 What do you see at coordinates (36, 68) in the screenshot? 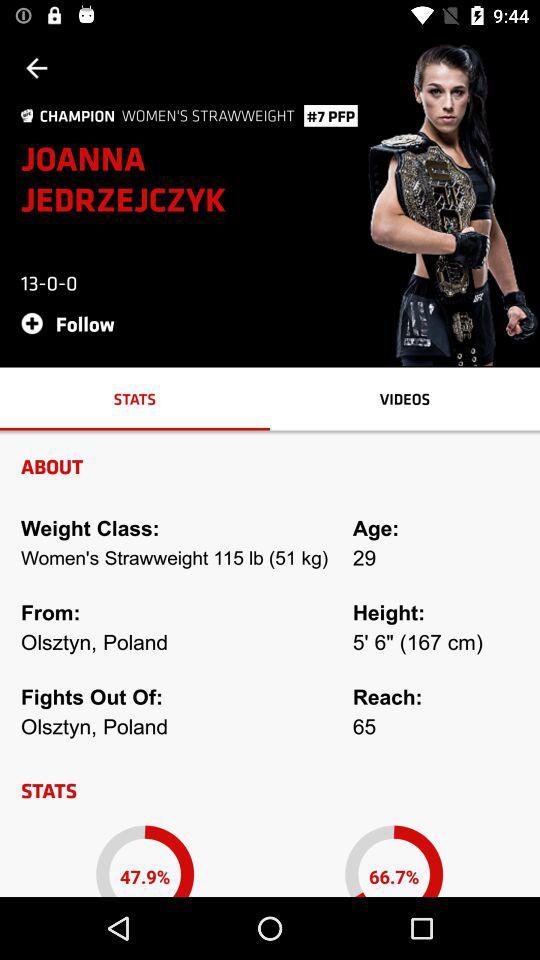
I see `go back` at bounding box center [36, 68].